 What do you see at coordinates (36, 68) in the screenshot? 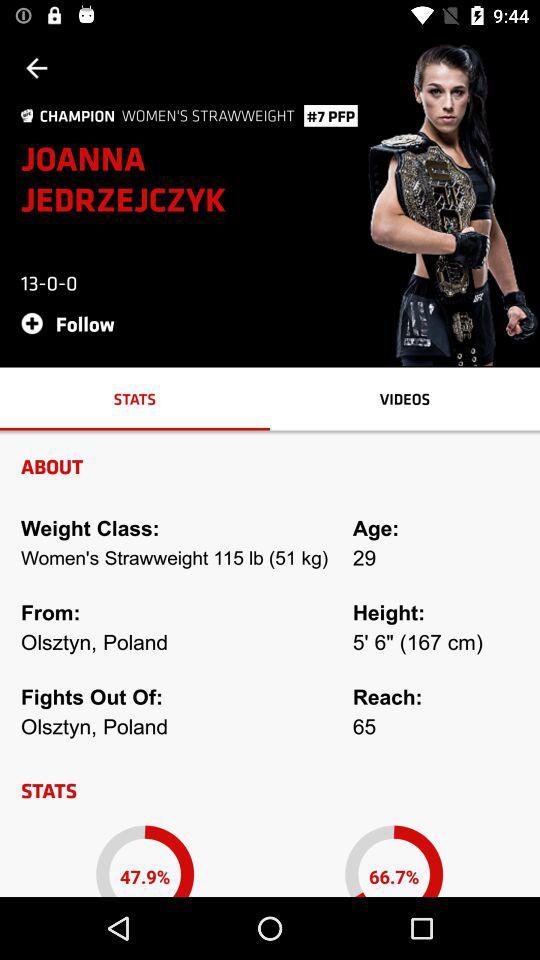
I see `go back` at bounding box center [36, 68].